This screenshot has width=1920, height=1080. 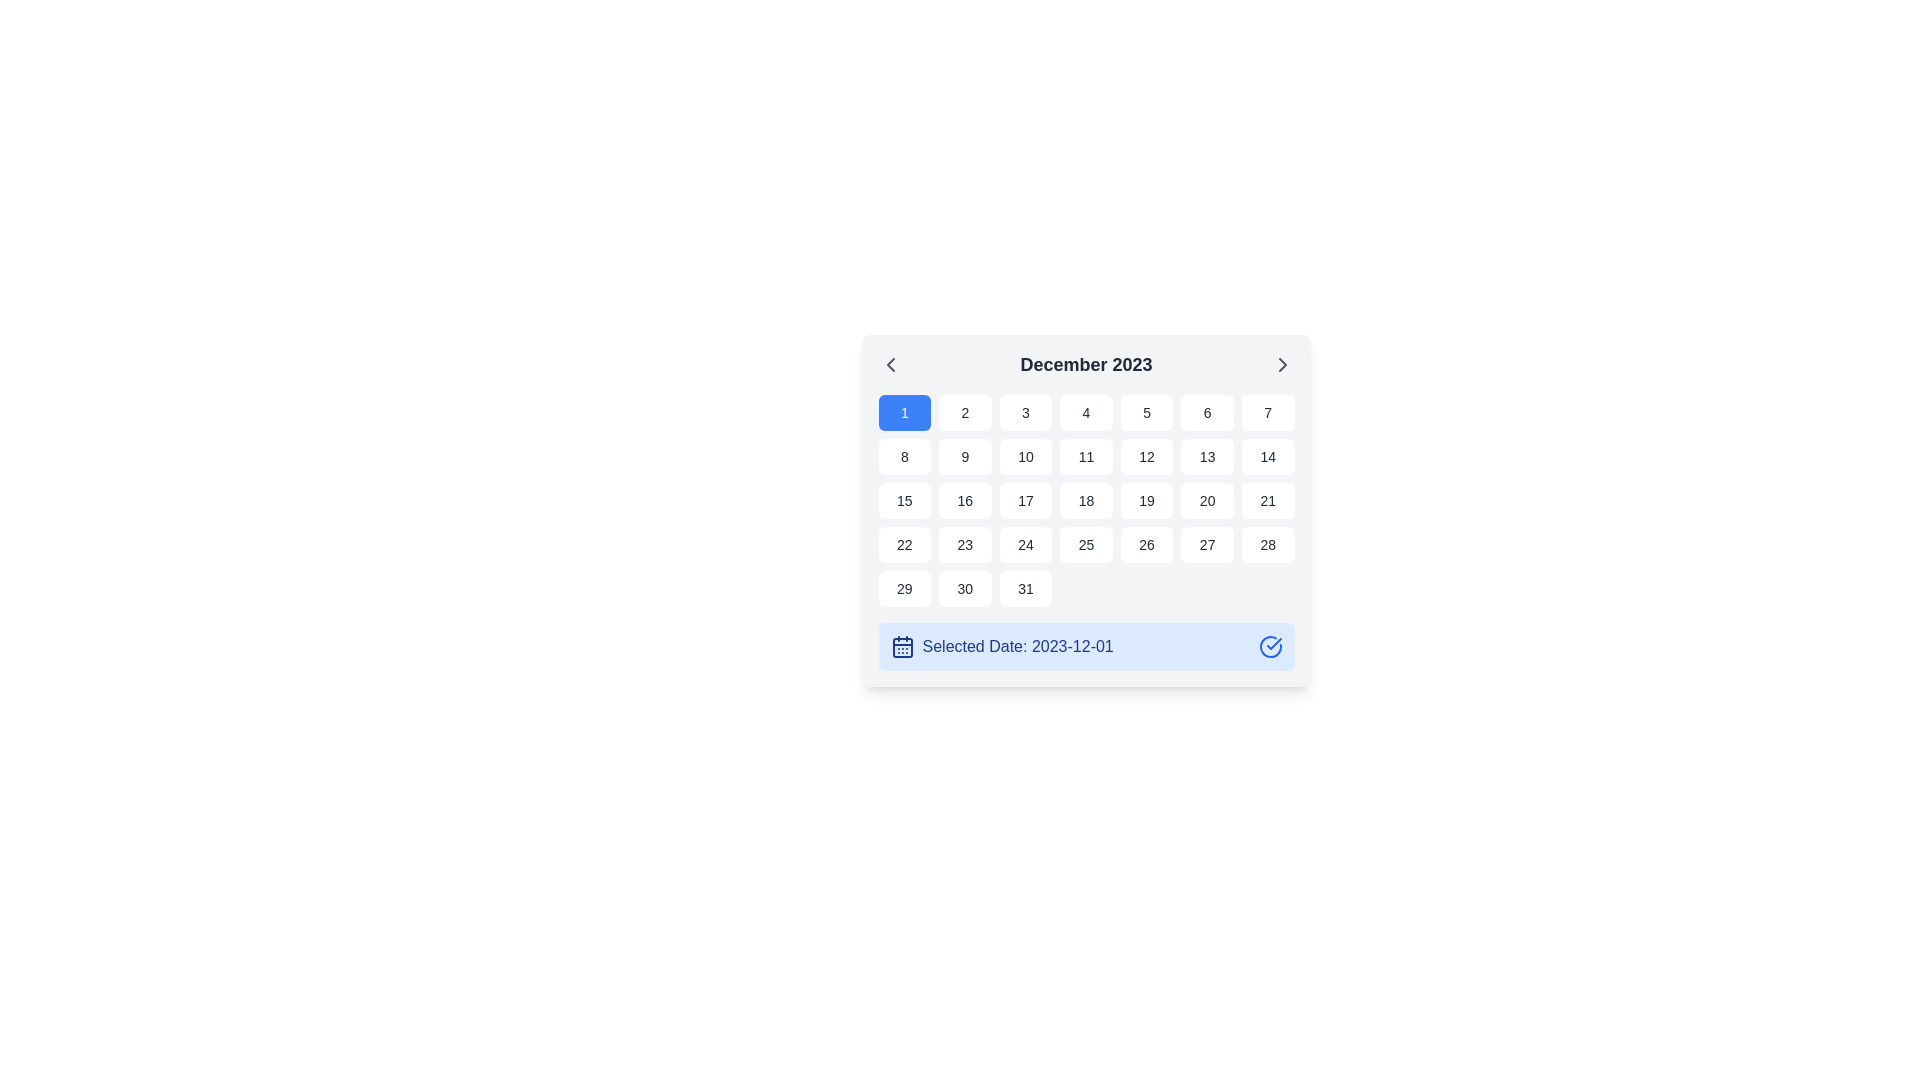 What do you see at coordinates (903, 588) in the screenshot?
I see `the button displaying the number '29', which is a rounded rectangle with a white background and gray text, located in the 1st column of the 6th row in the calendar layout` at bounding box center [903, 588].